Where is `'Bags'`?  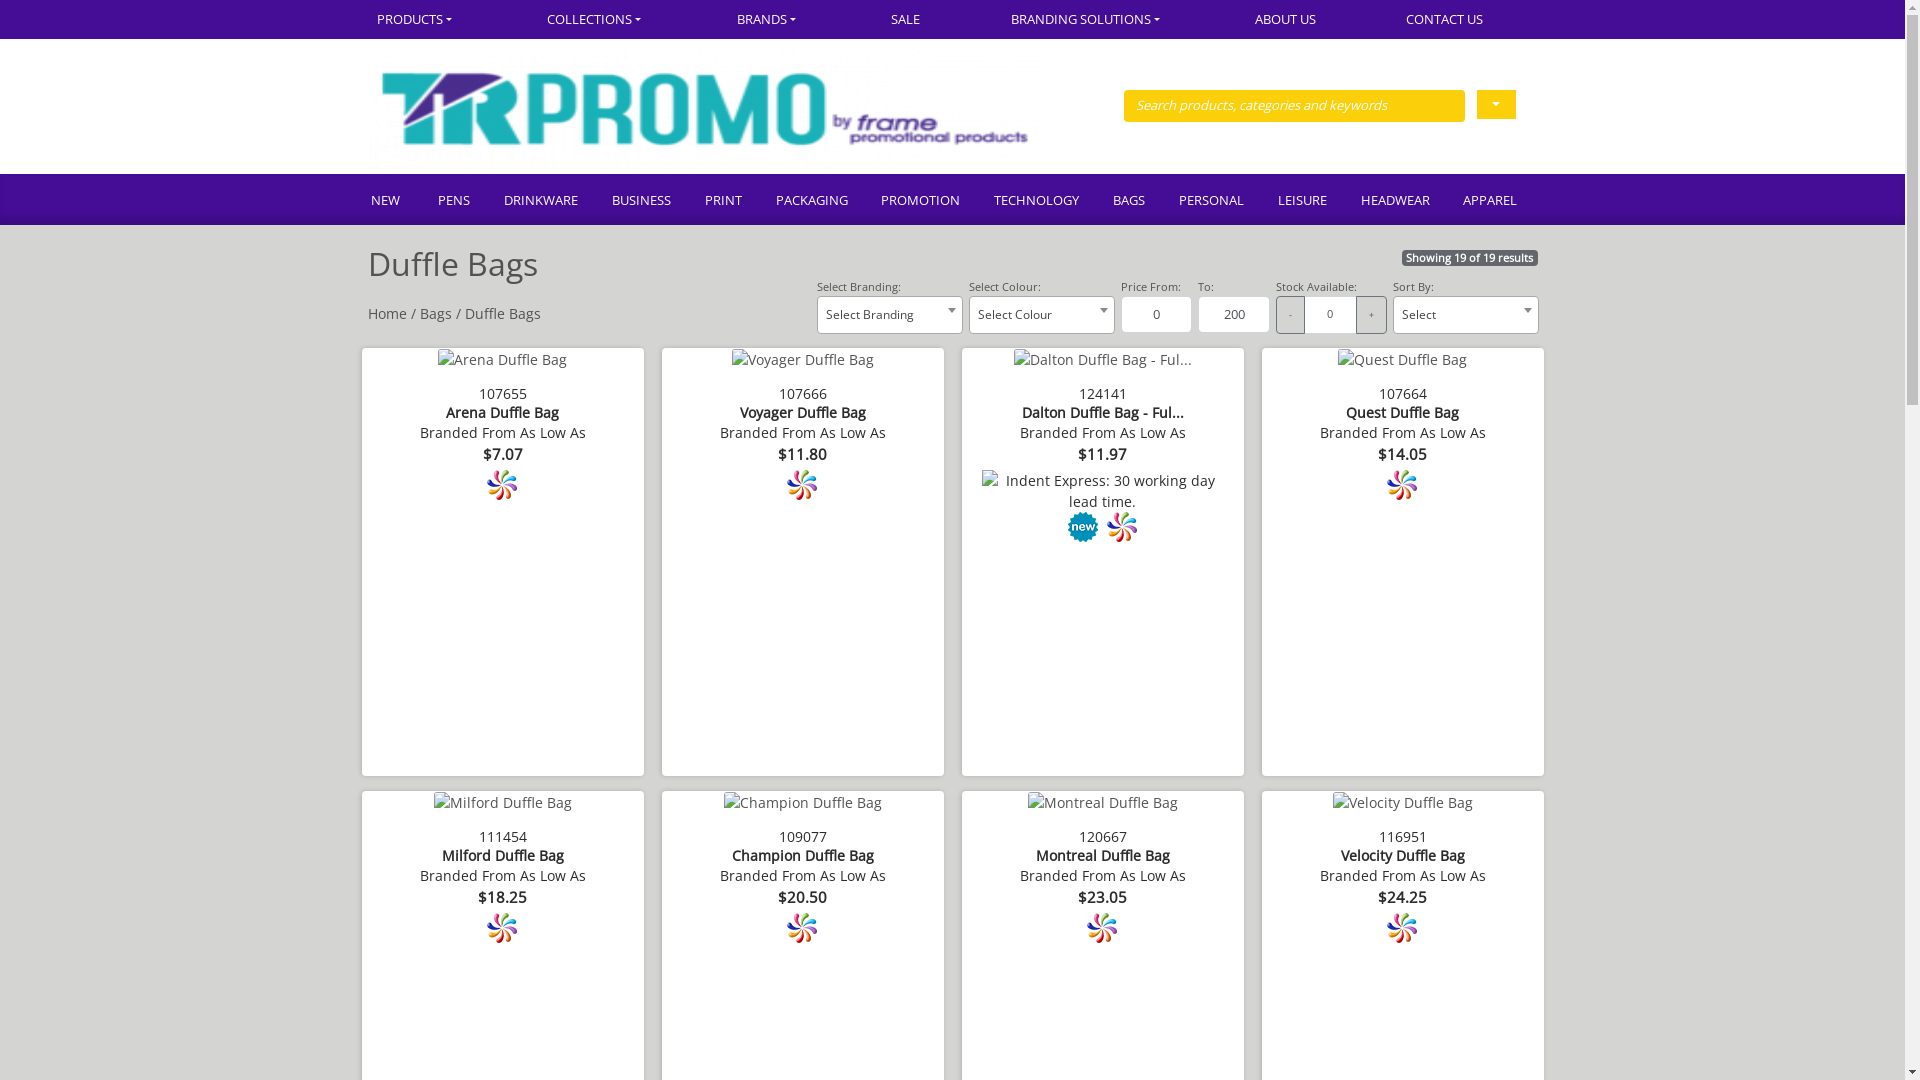 'Bags' is located at coordinates (435, 313).